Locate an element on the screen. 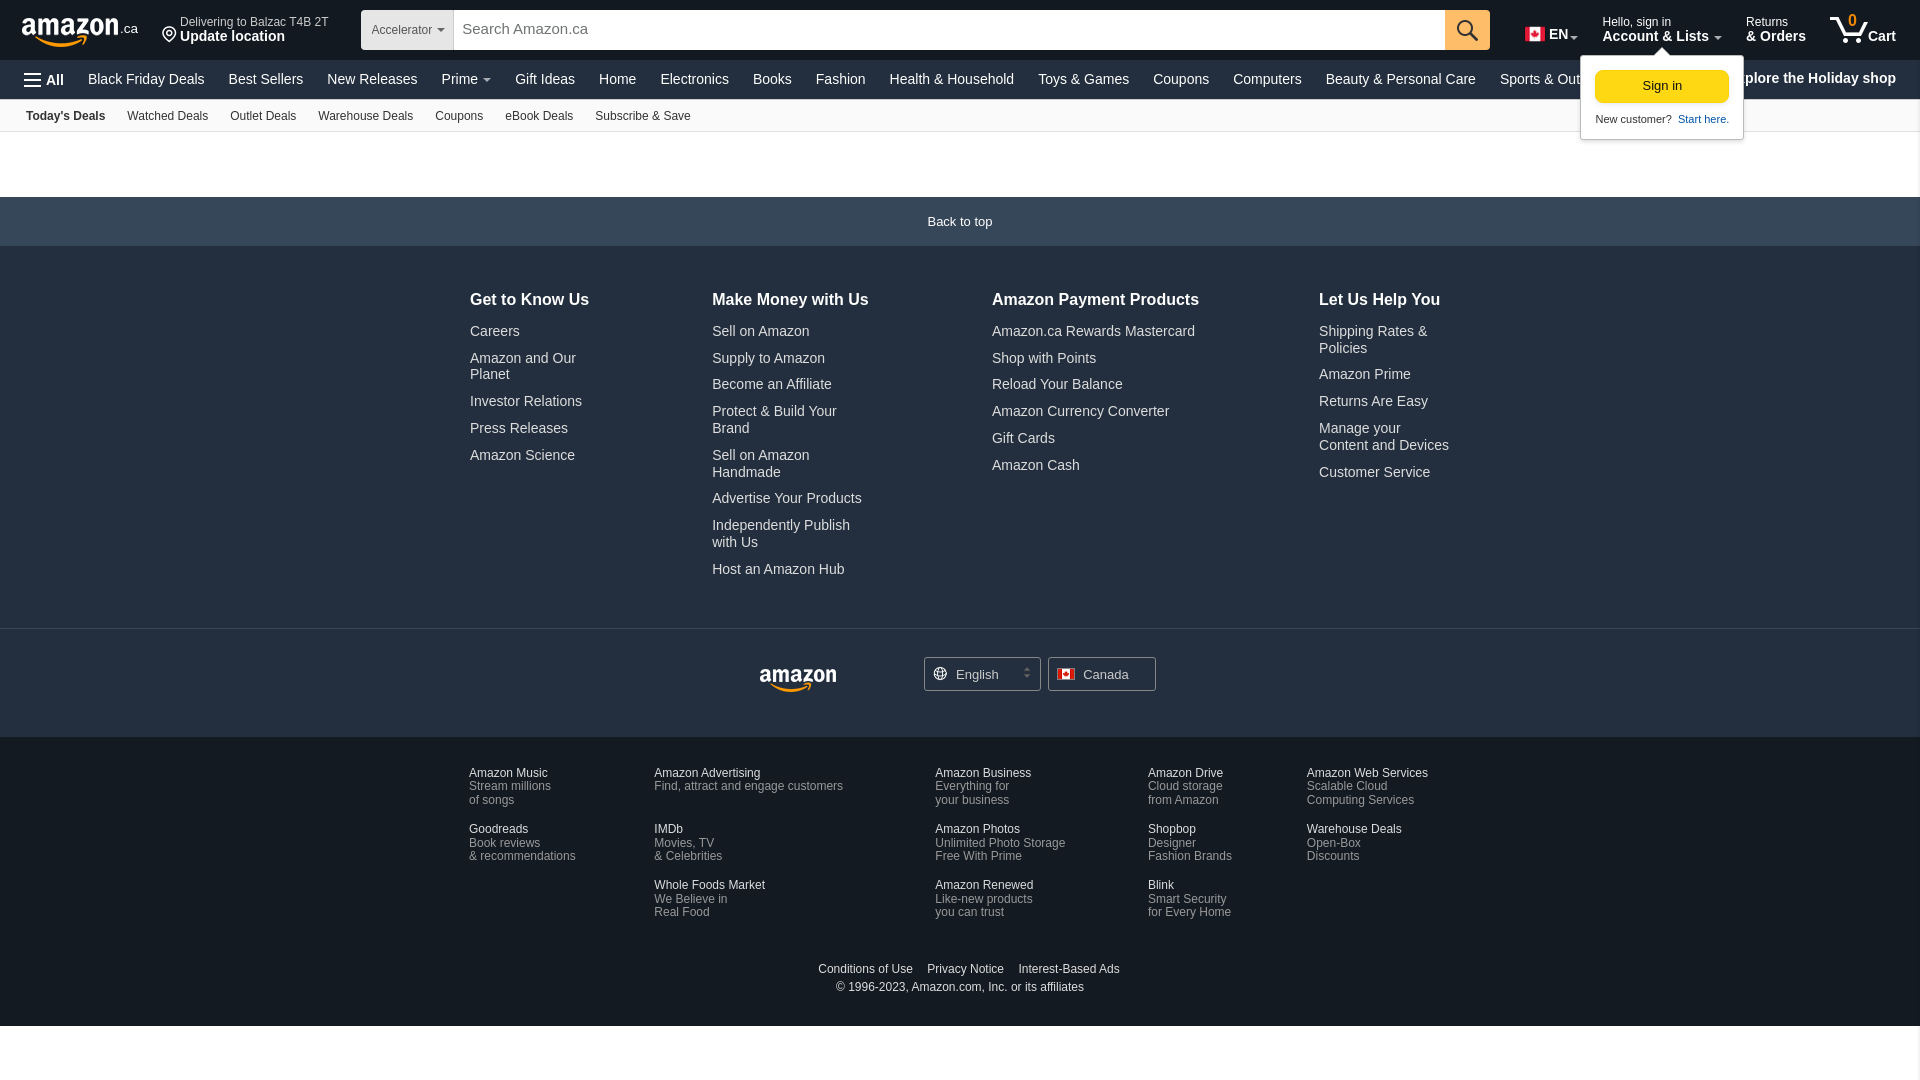  'New Releases' is located at coordinates (314, 77).